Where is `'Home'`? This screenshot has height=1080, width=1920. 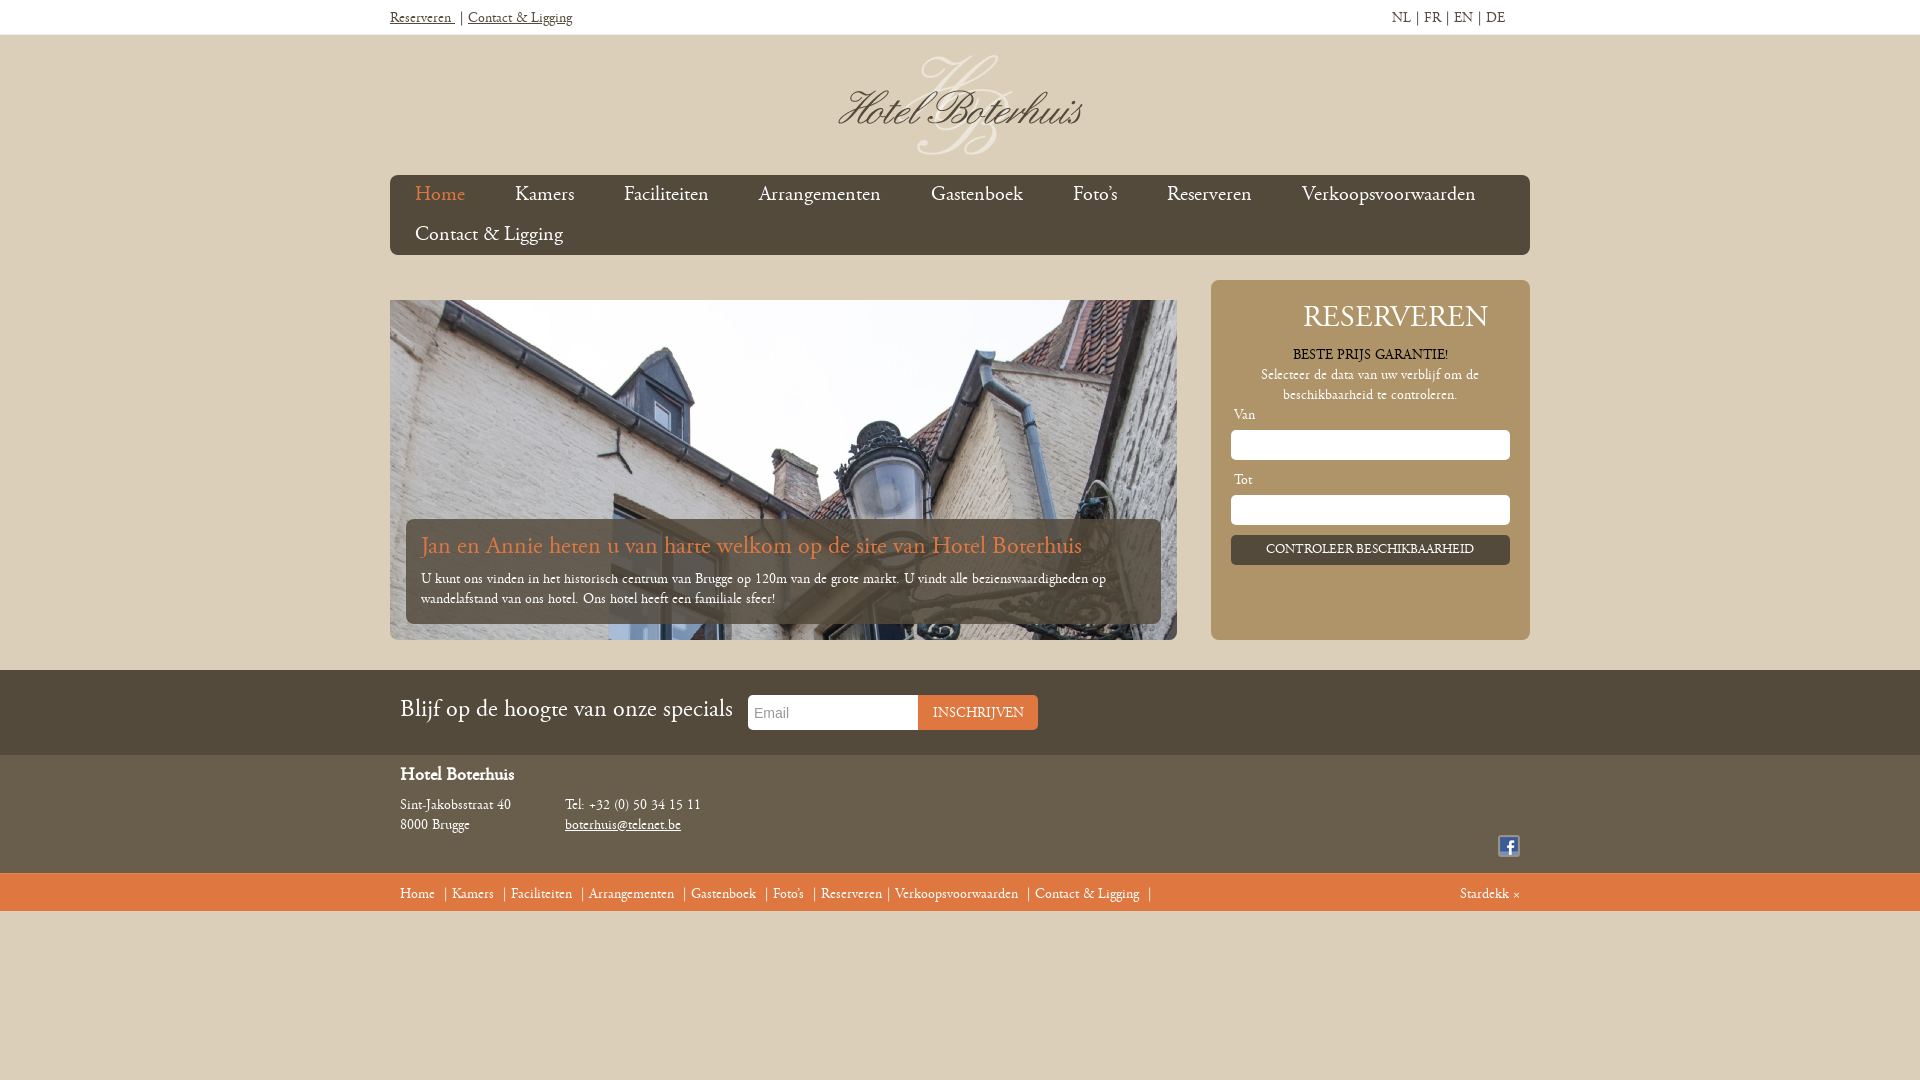
'Home' is located at coordinates (413, 195).